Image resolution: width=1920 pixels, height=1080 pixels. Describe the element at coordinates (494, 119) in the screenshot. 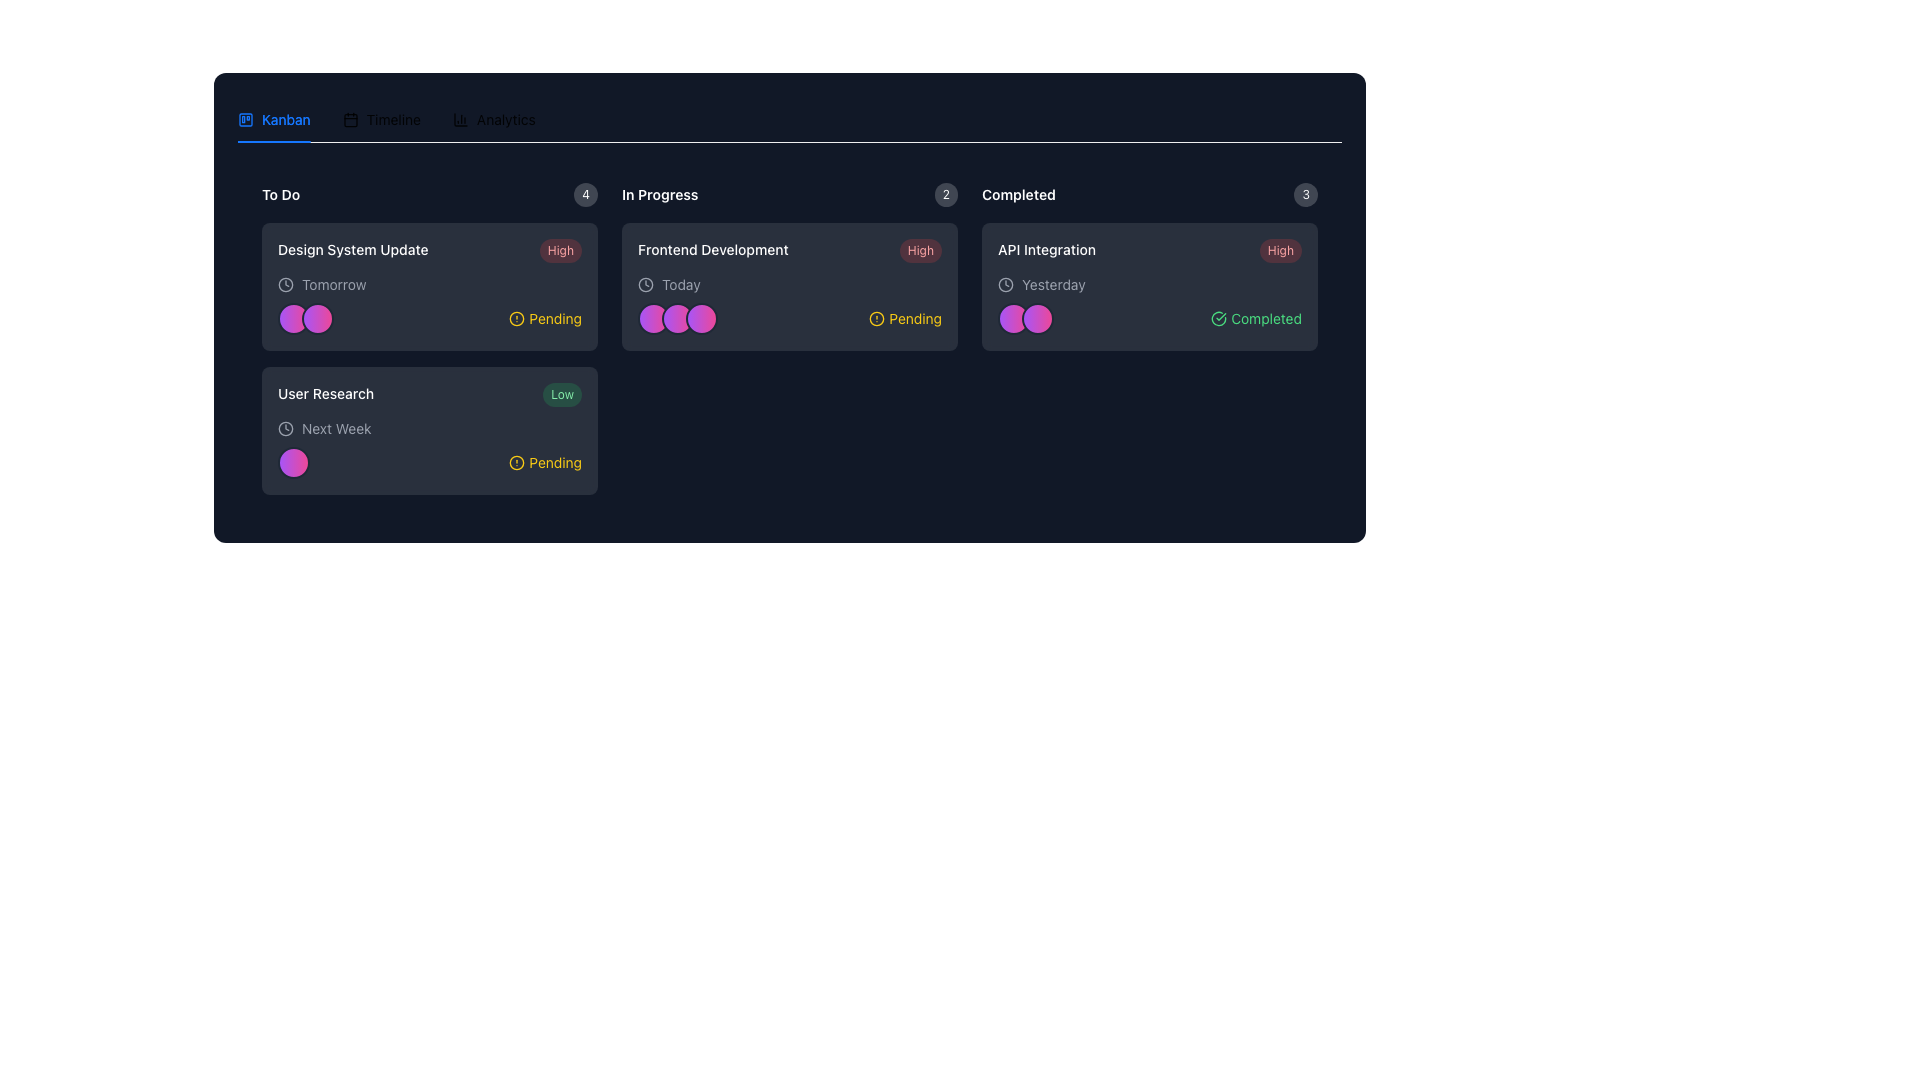

I see `the third tab in the navigation bar` at that location.